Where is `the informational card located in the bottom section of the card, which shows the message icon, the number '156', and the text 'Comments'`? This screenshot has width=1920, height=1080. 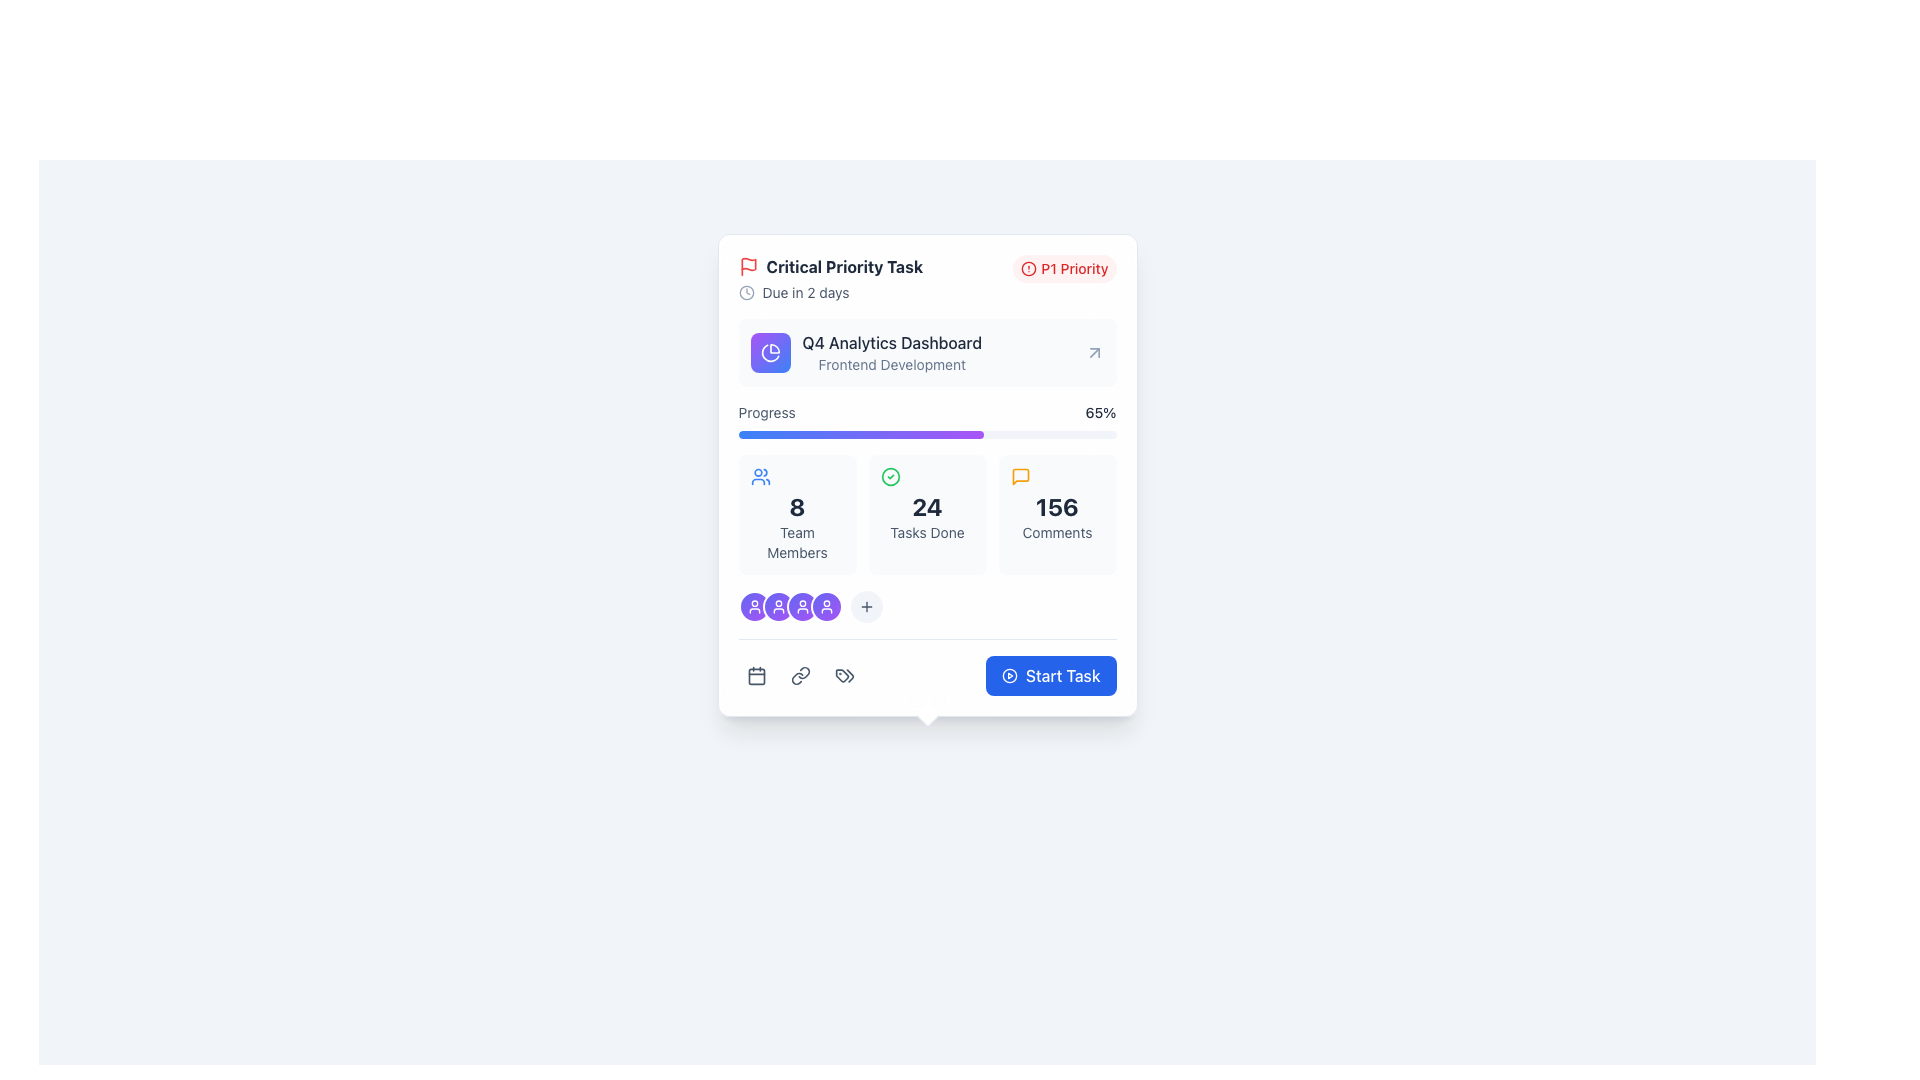 the informational card located in the bottom section of the card, which shows the message icon, the number '156', and the text 'Comments' is located at coordinates (1056, 514).